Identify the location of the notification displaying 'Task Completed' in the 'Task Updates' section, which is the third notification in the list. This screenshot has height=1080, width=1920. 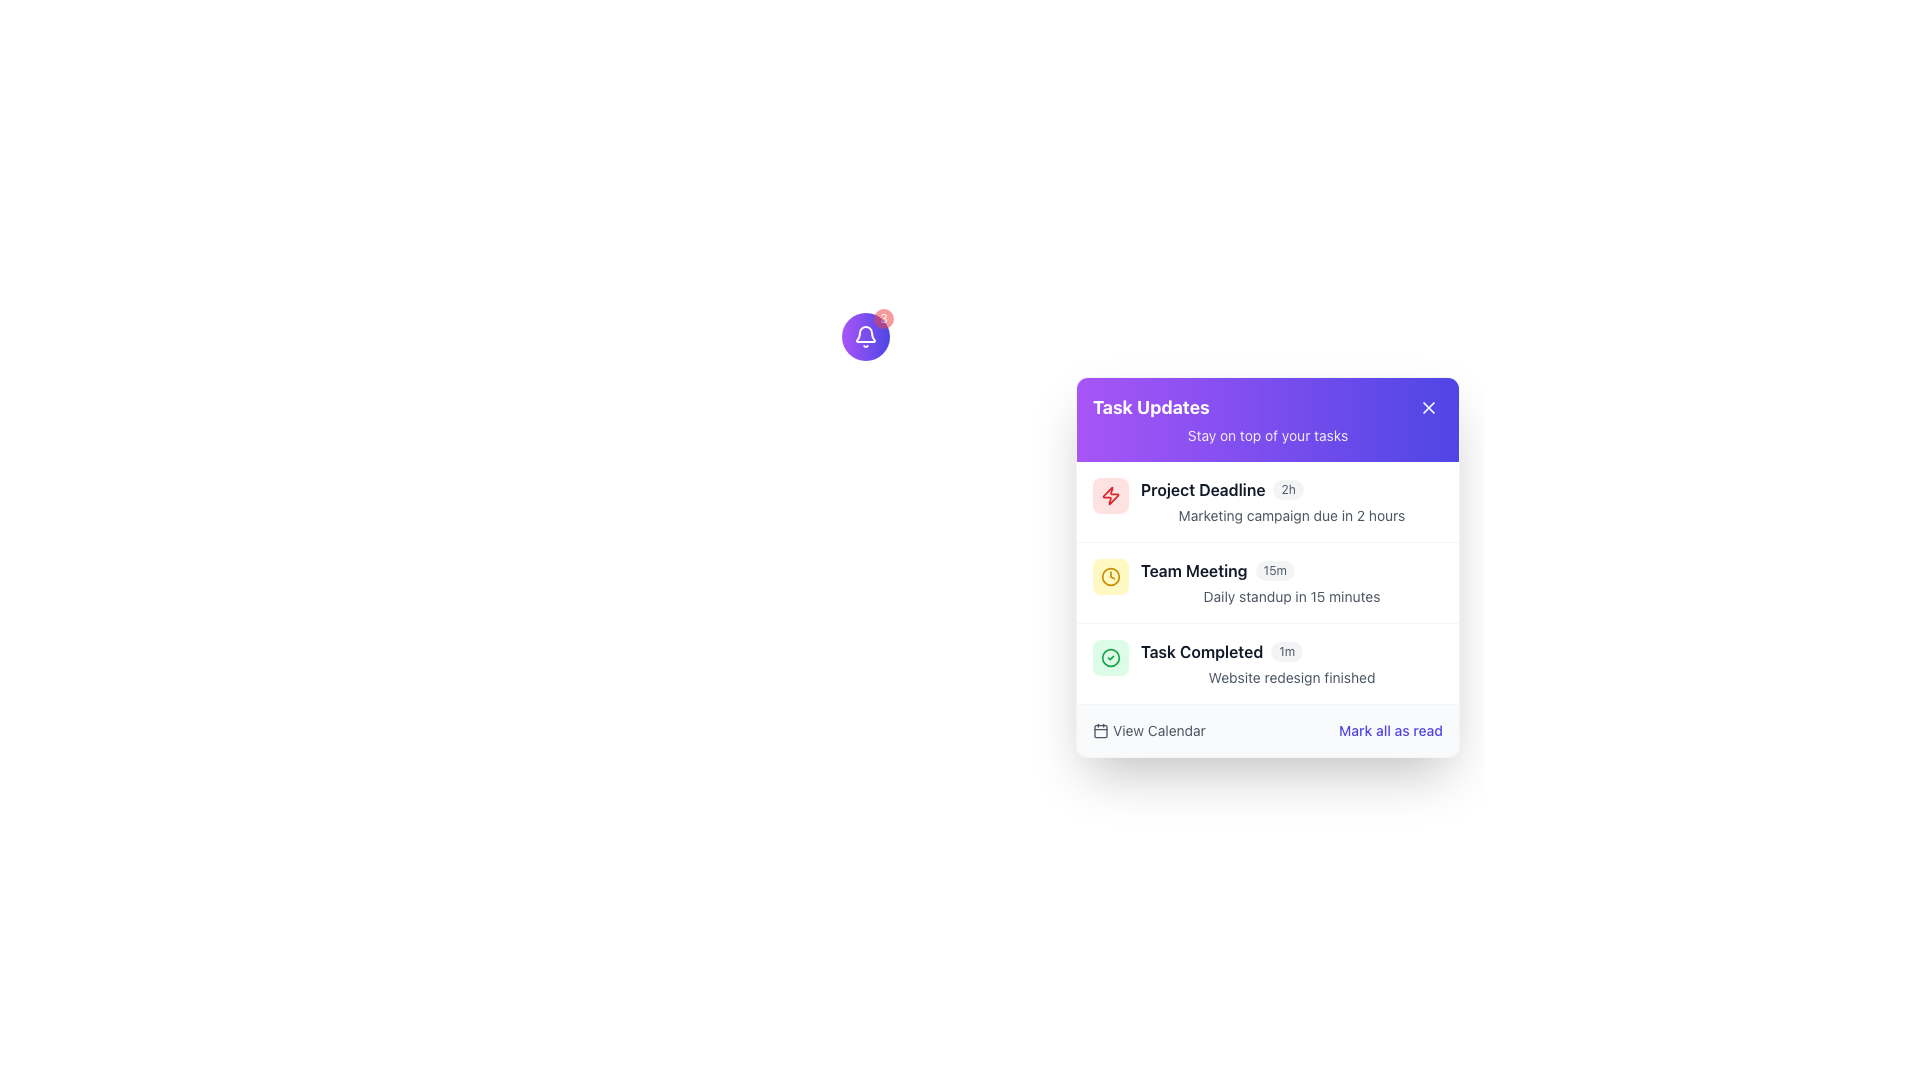
(1291, 663).